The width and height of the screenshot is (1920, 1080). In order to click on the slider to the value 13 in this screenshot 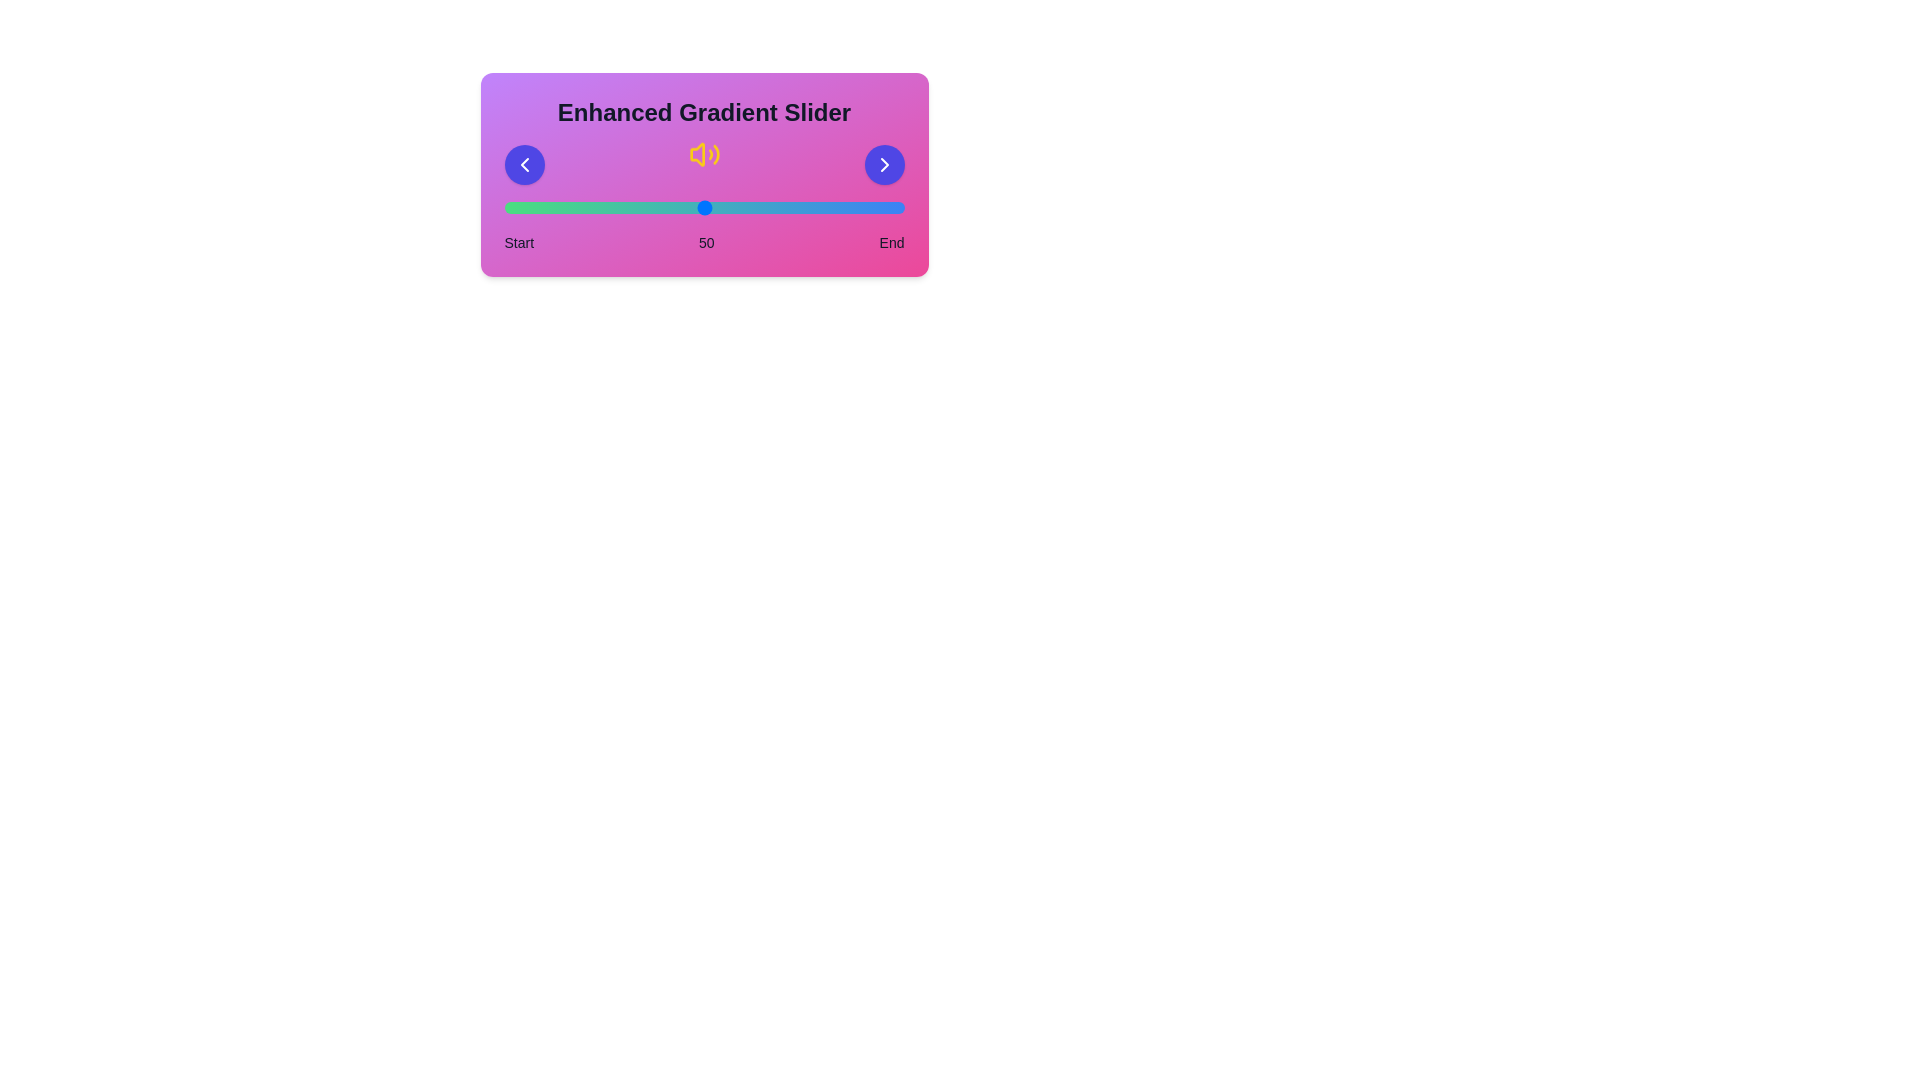, I will do `click(556, 208)`.